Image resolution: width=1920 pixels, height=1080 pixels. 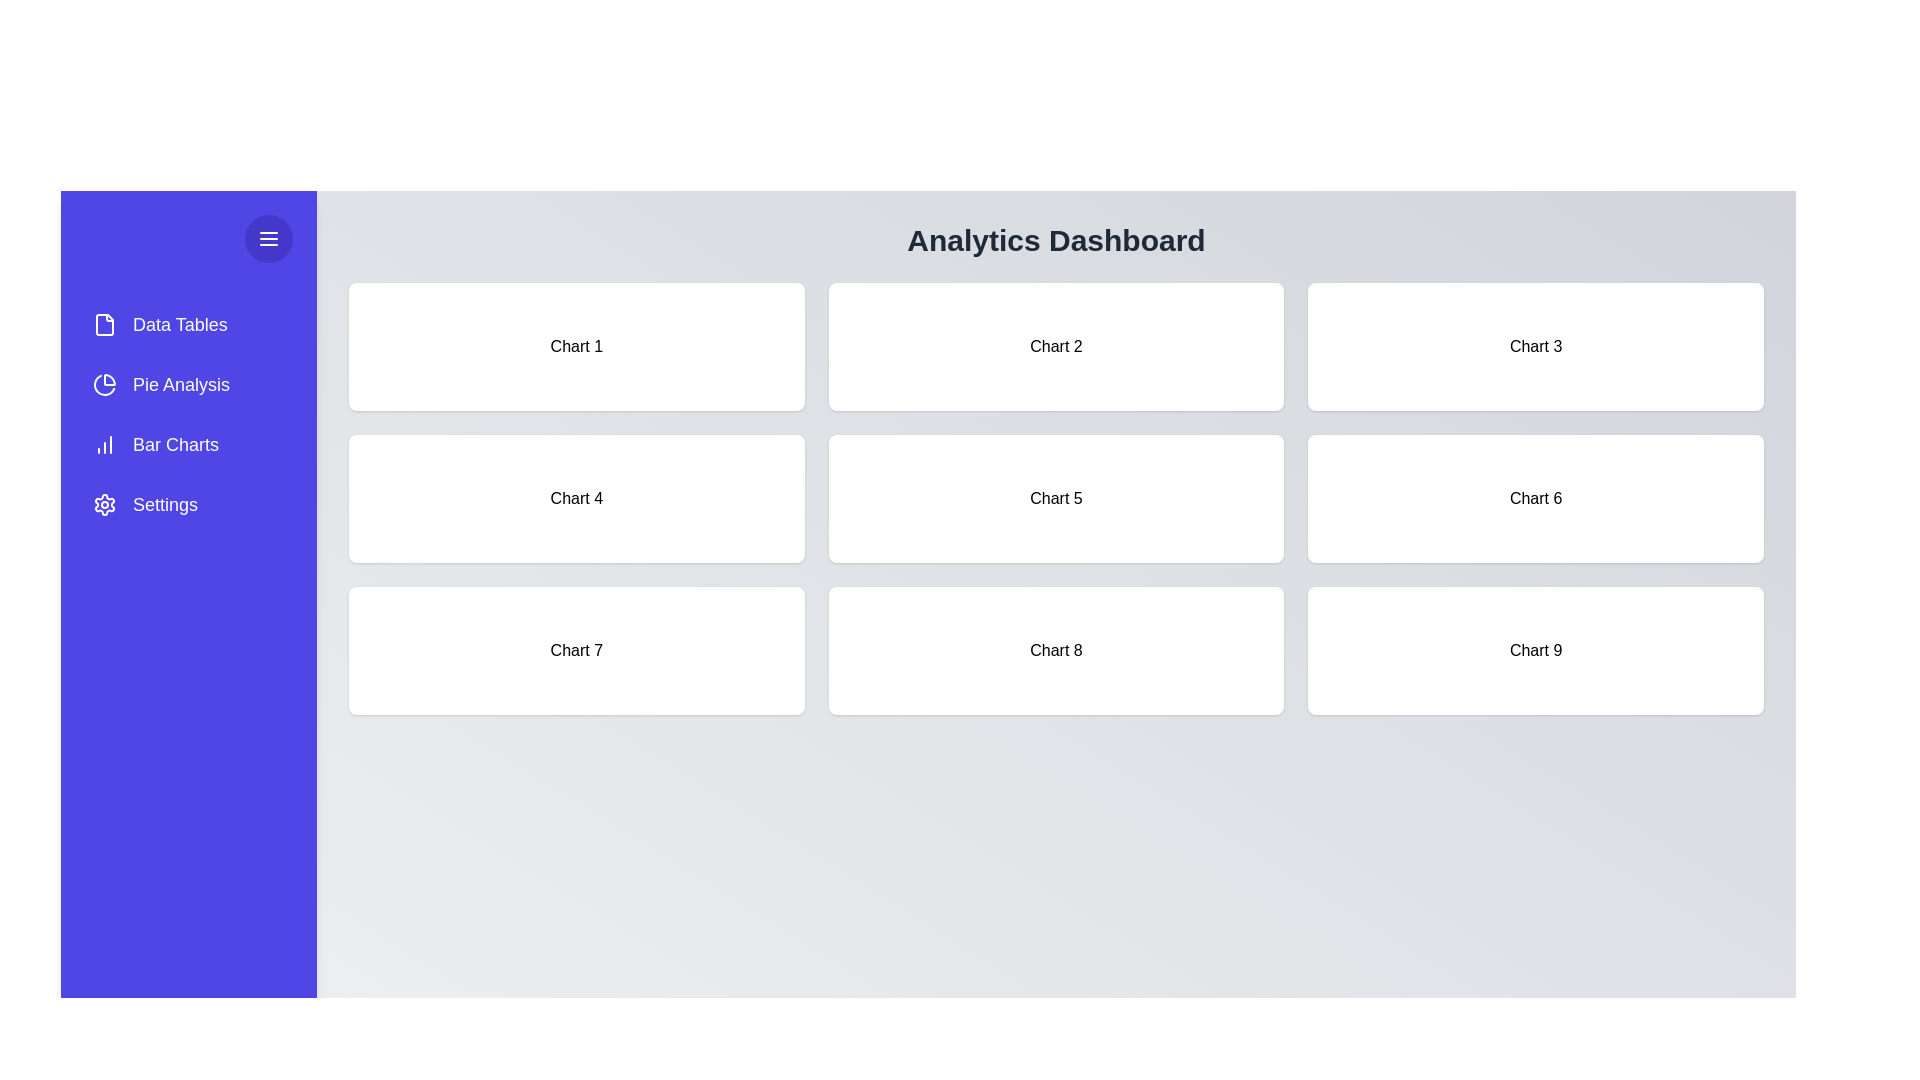 I want to click on the menu button to toggle the drawer visibility, so click(x=267, y=238).